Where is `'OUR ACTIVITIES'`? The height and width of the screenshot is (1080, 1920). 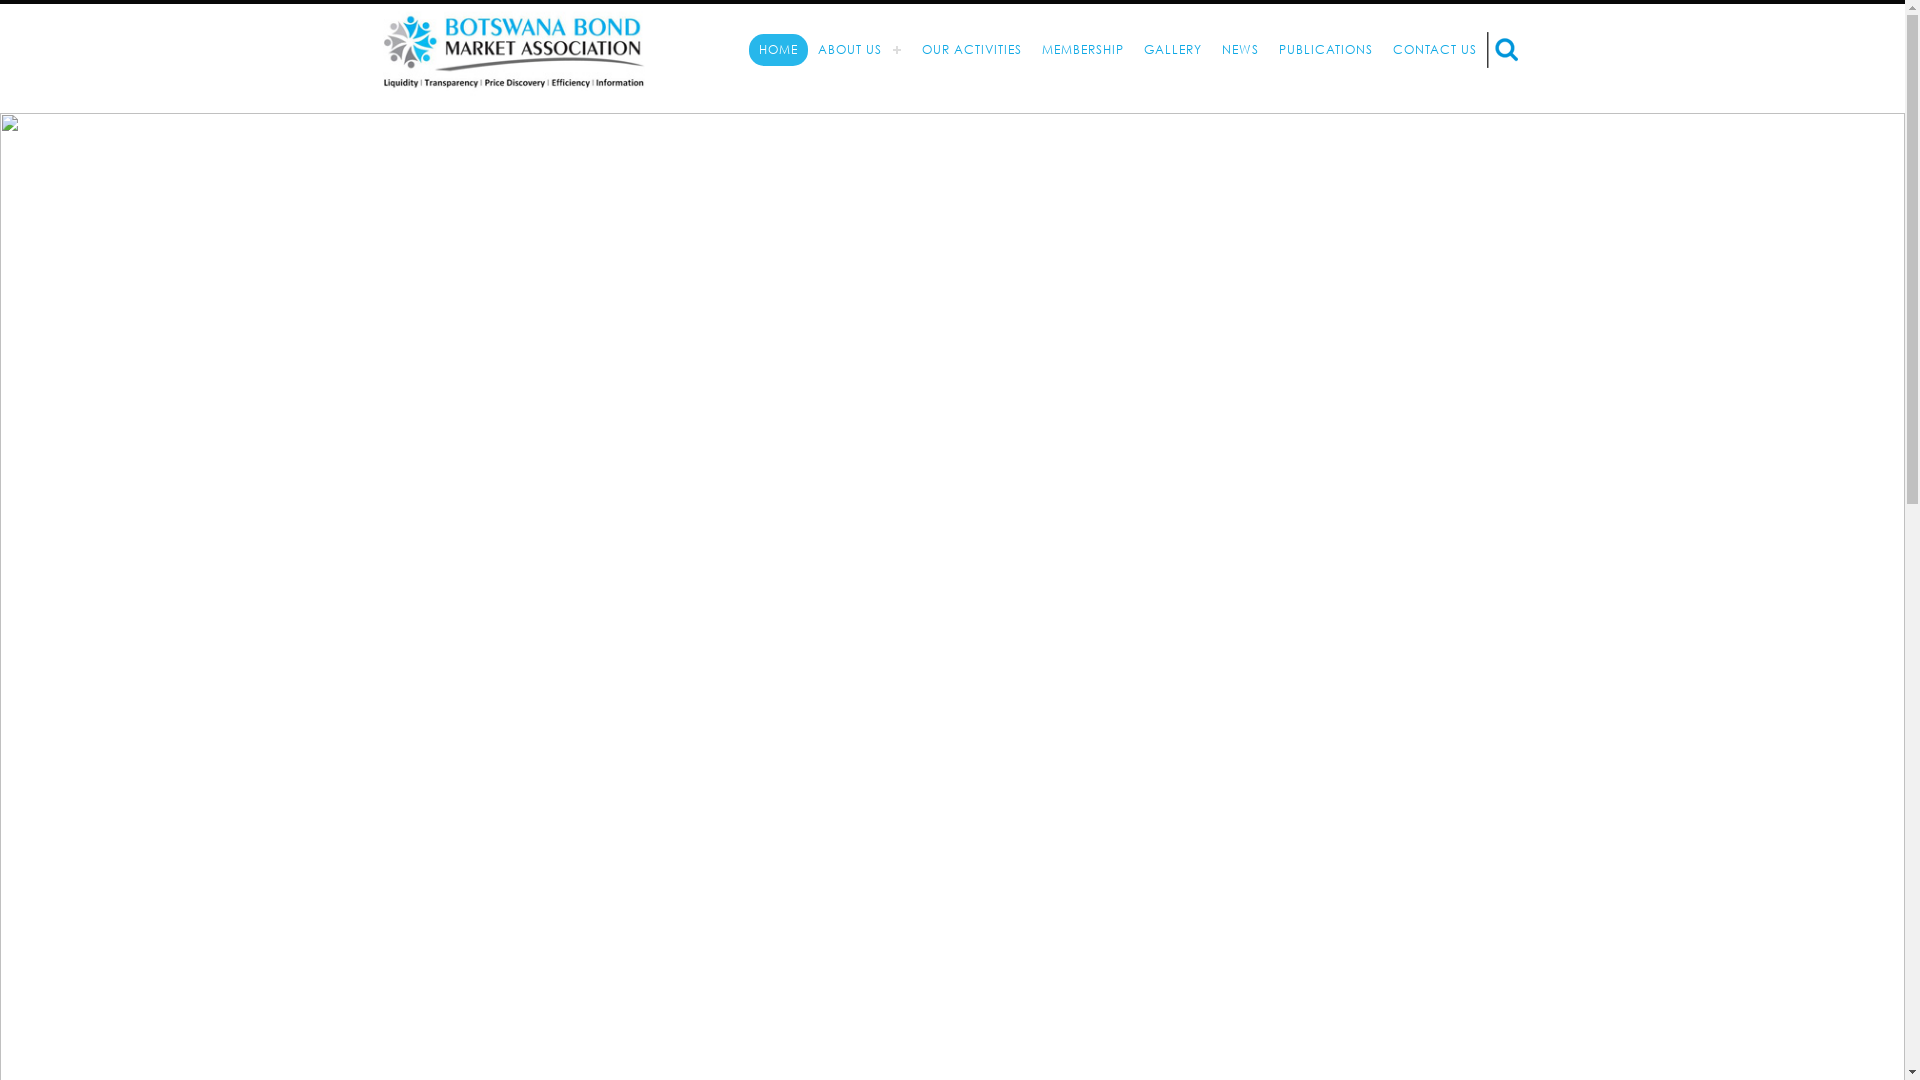 'OUR ACTIVITIES' is located at coordinates (971, 49).